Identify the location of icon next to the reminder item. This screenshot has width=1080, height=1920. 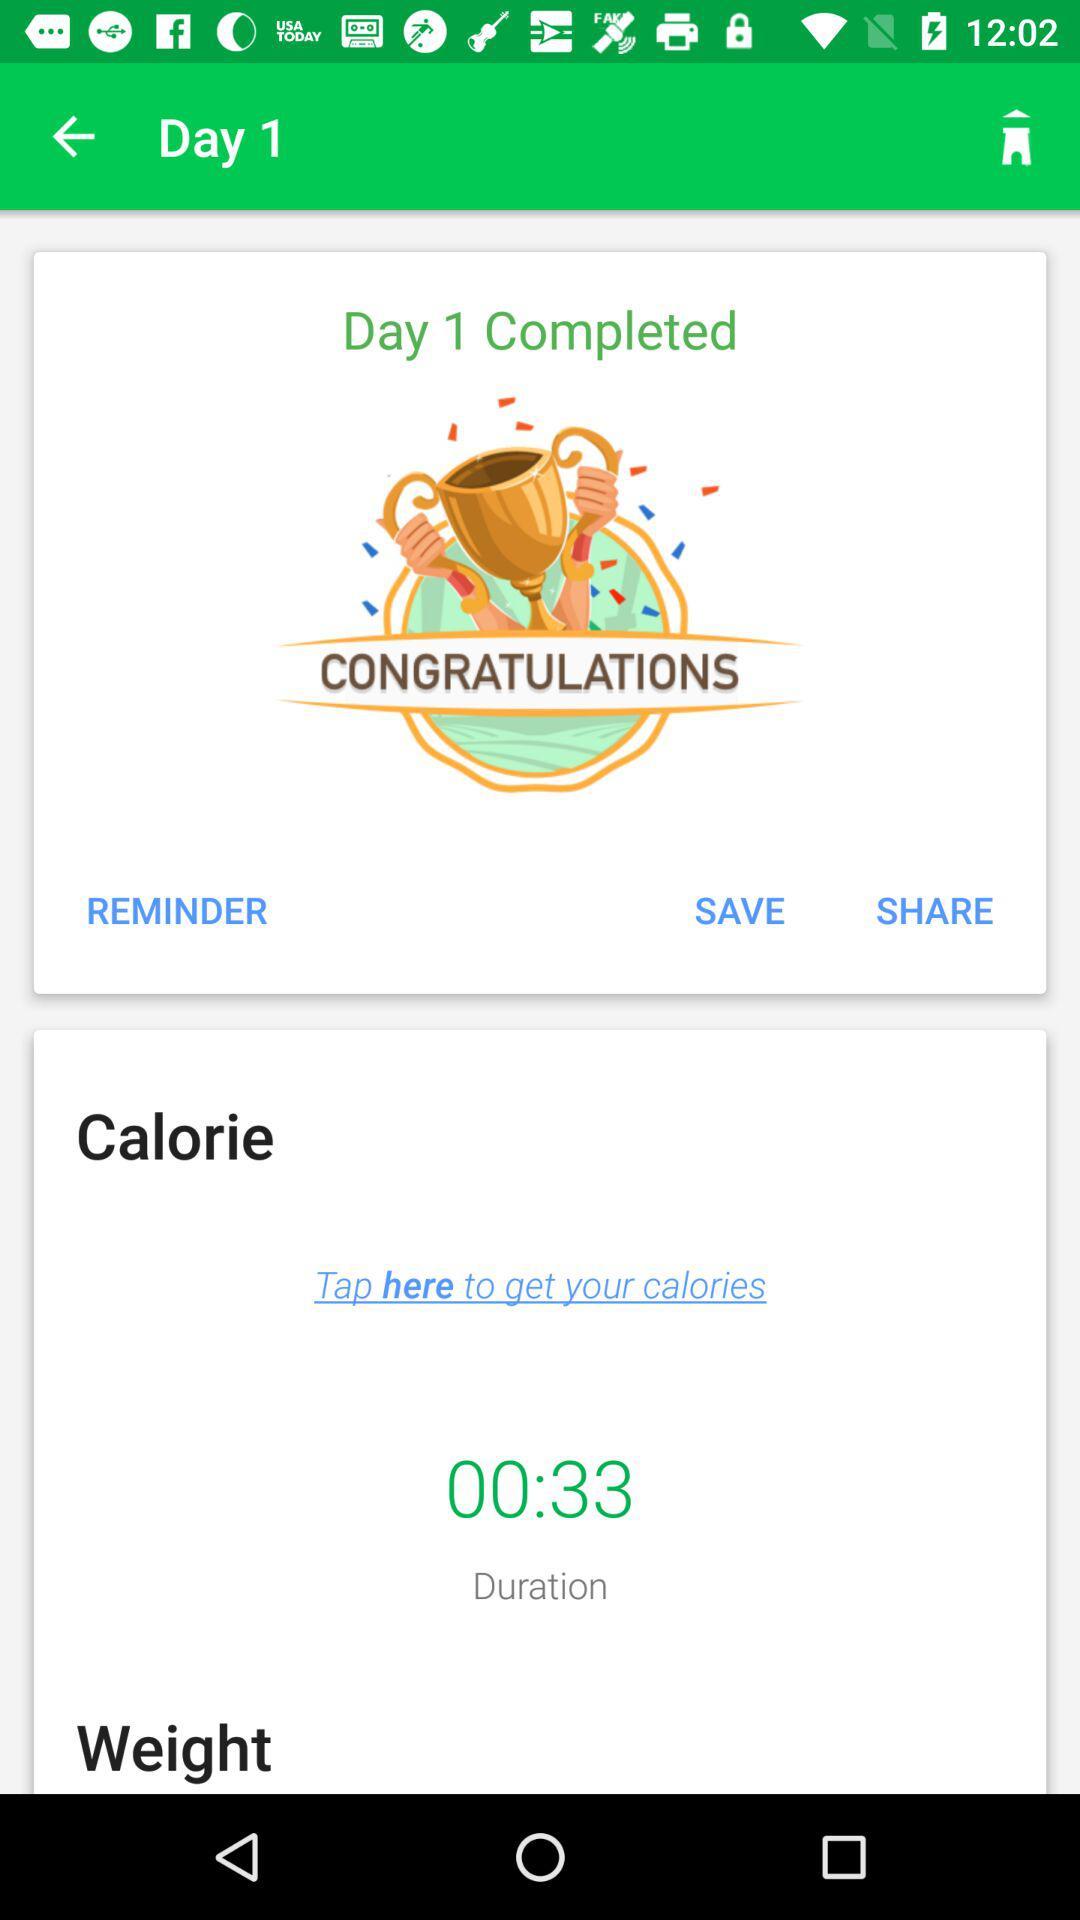
(739, 908).